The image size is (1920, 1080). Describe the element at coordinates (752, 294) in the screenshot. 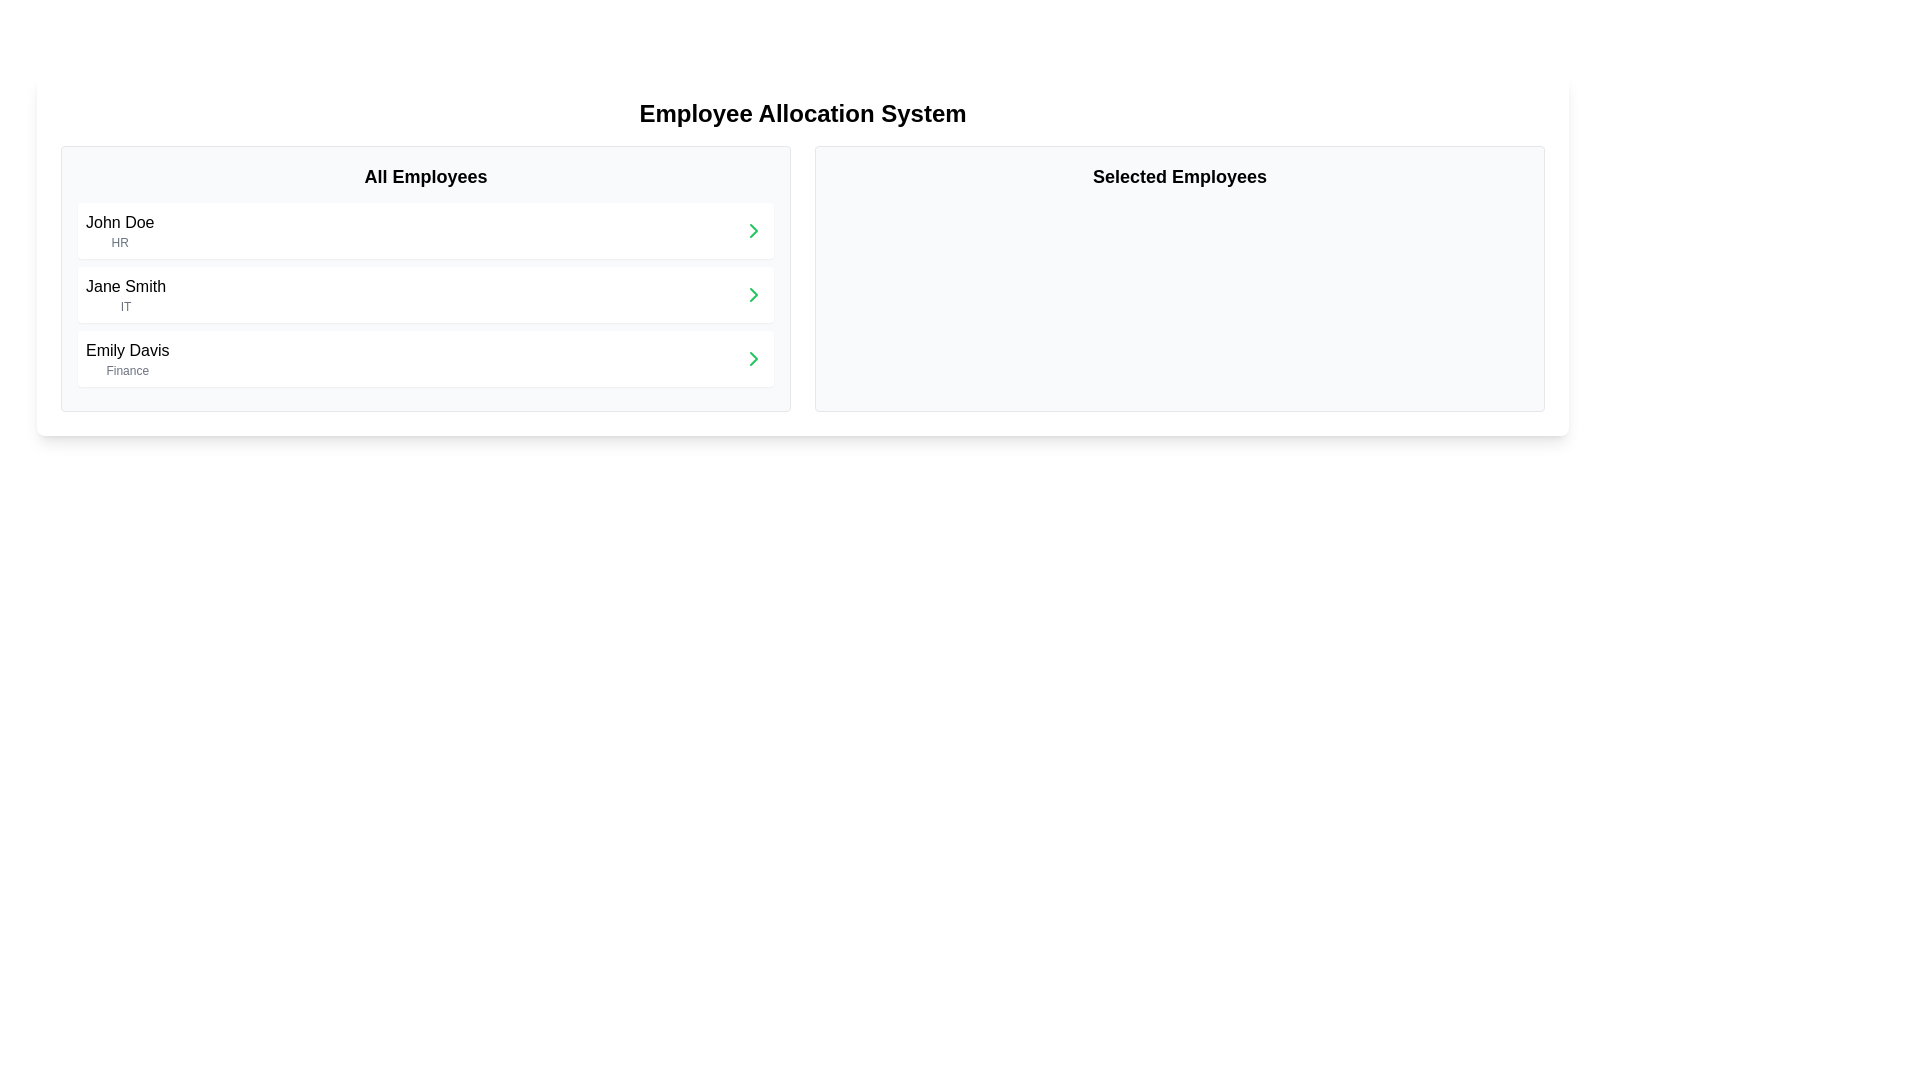

I see `the Icon button located on the far right of the 'Jane Smith' entry in the 'All Employees' list` at that location.